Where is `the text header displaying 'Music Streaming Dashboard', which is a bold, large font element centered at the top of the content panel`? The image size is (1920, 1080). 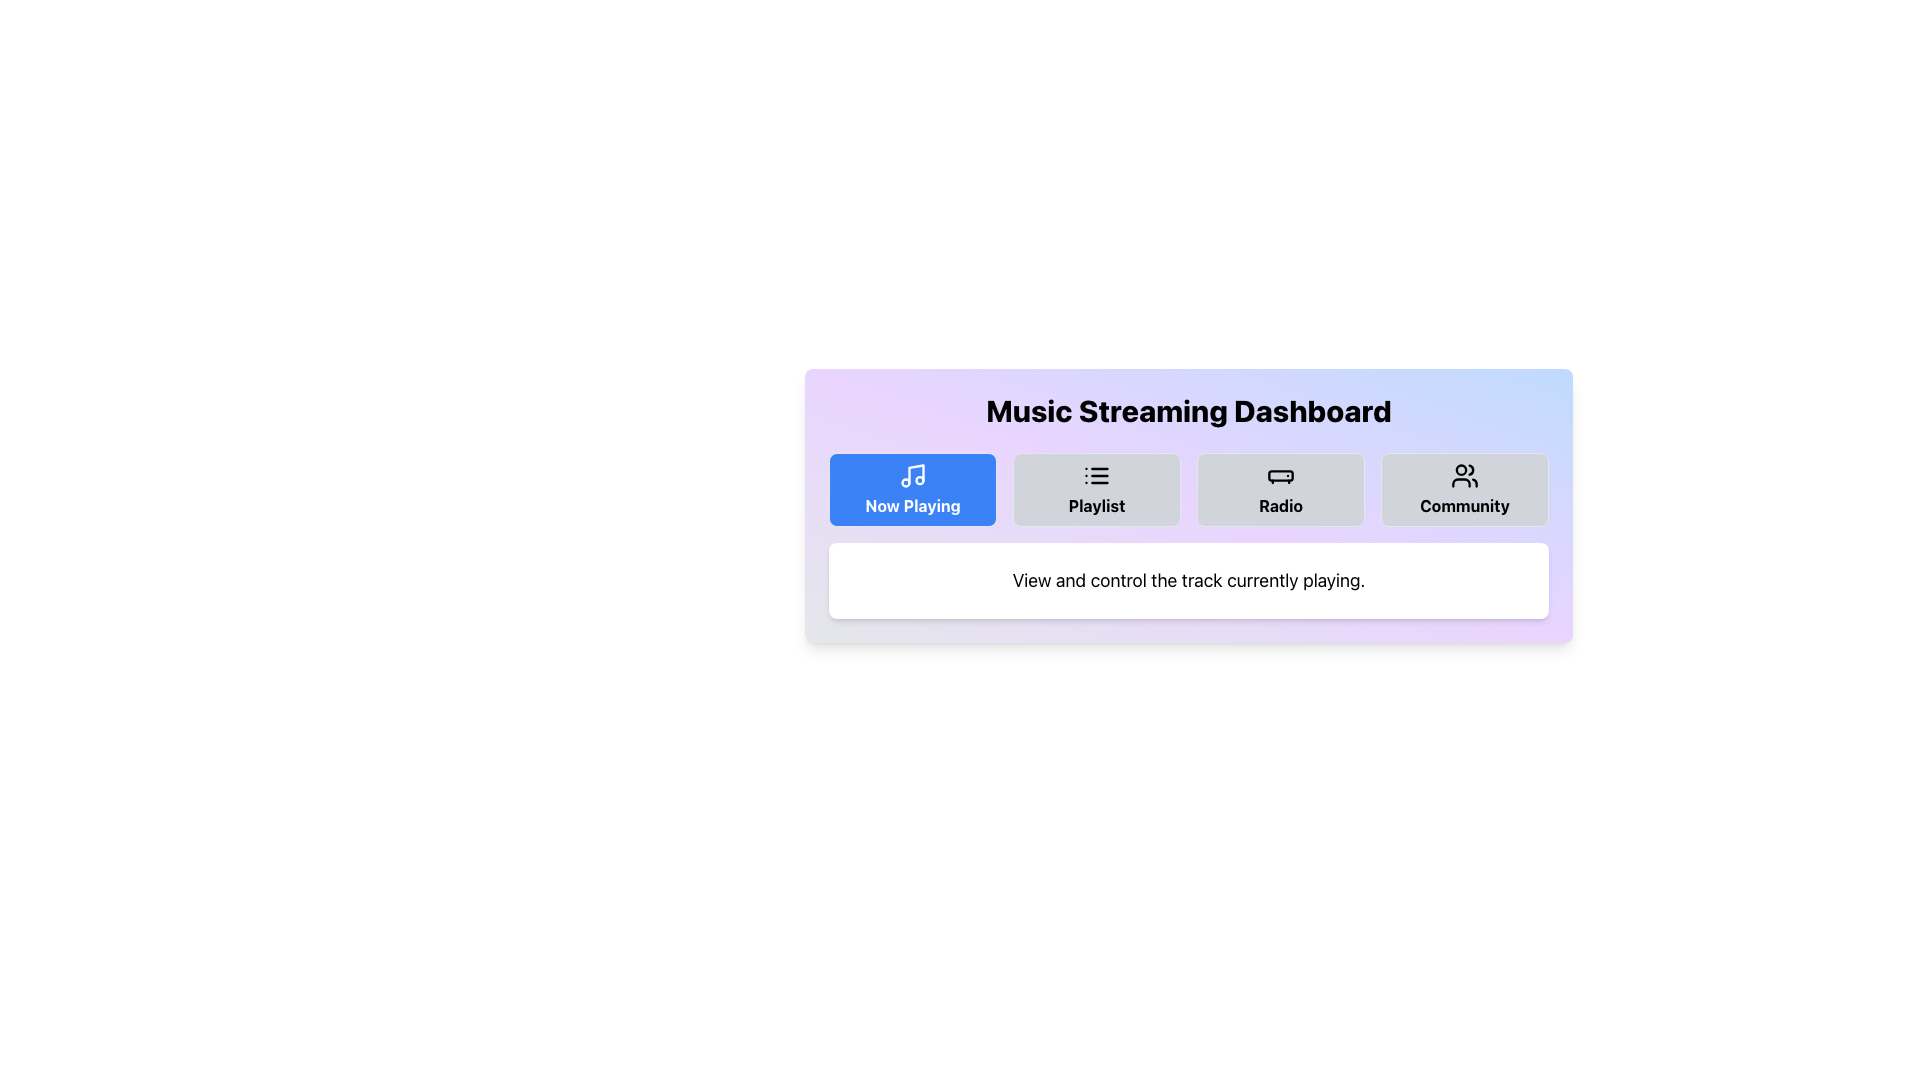
the text header displaying 'Music Streaming Dashboard', which is a bold, large font element centered at the top of the content panel is located at coordinates (1189, 410).